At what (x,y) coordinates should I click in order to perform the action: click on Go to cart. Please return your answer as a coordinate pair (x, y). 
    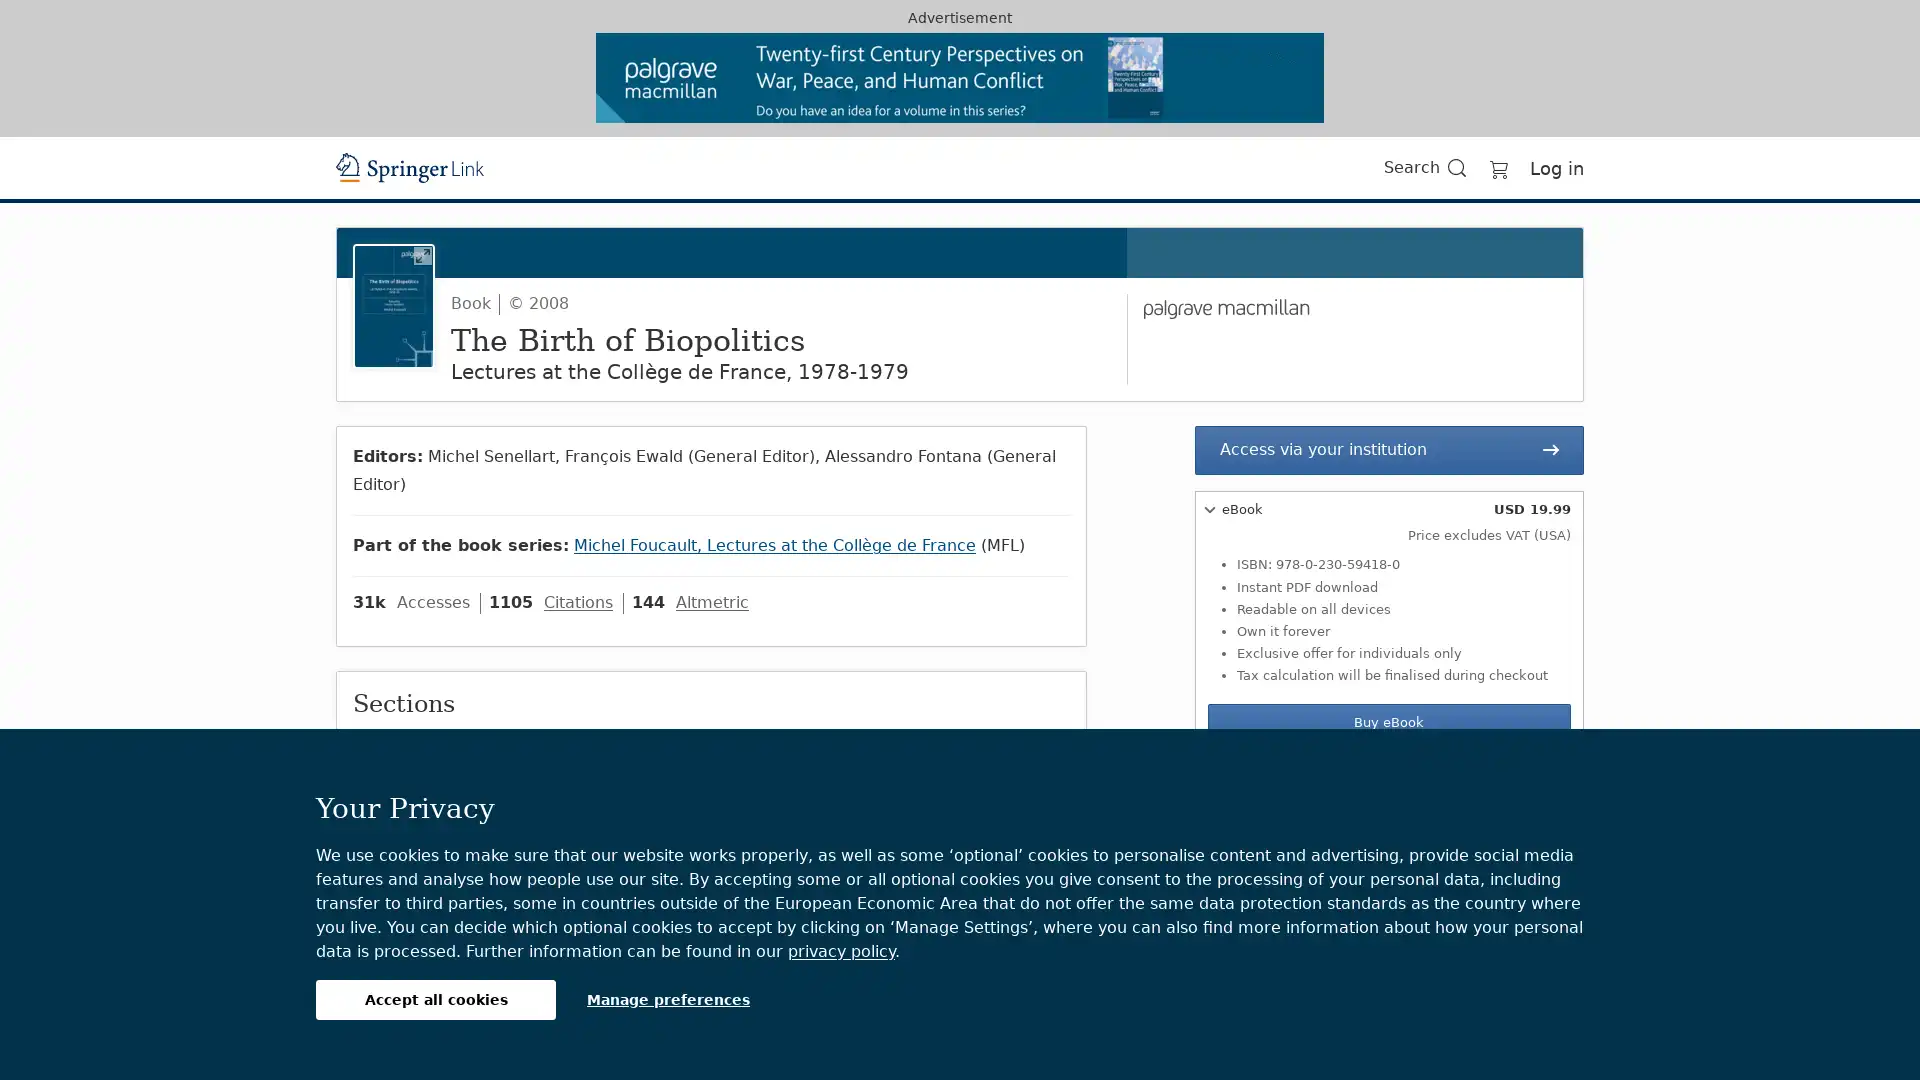
    Looking at the image, I should click on (1498, 166).